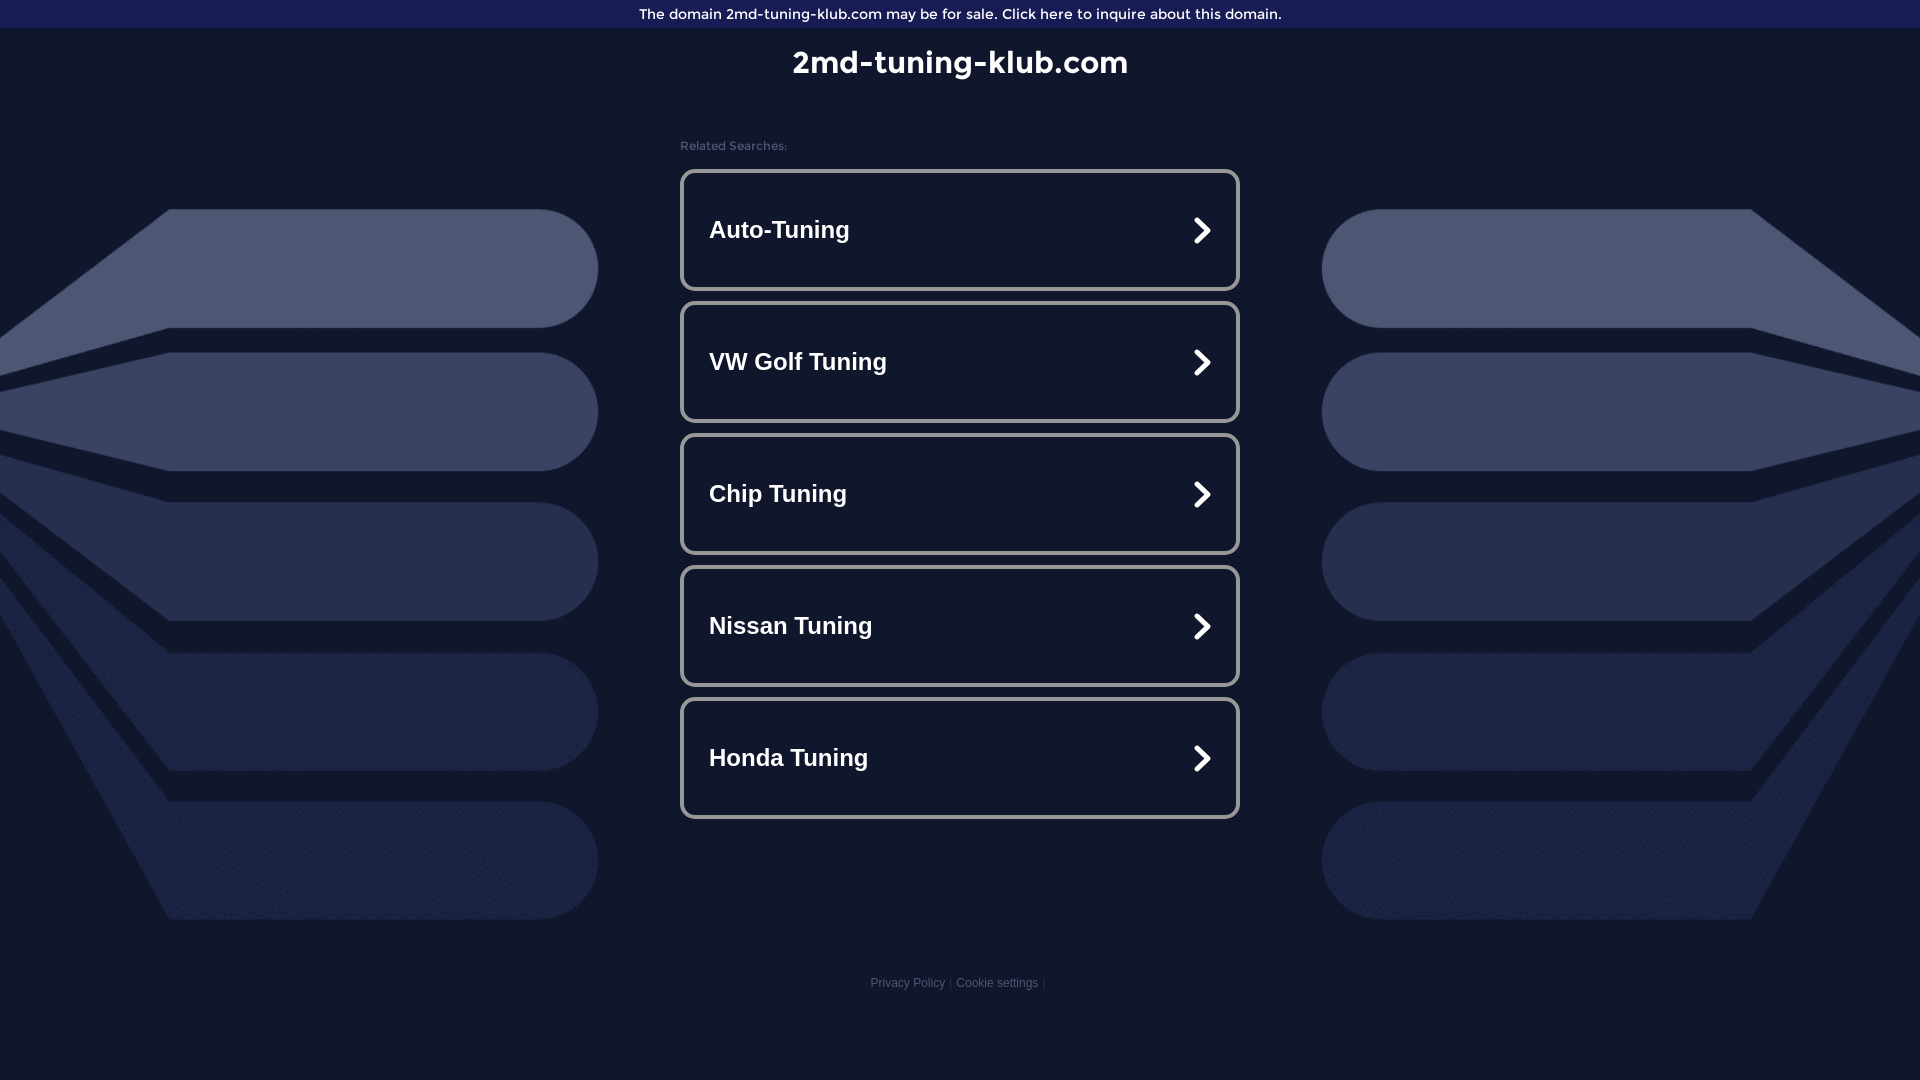 The image size is (1920, 1080). Describe the element at coordinates (960, 229) in the screenshot. I see `'Auto-Tuning'` at that location.